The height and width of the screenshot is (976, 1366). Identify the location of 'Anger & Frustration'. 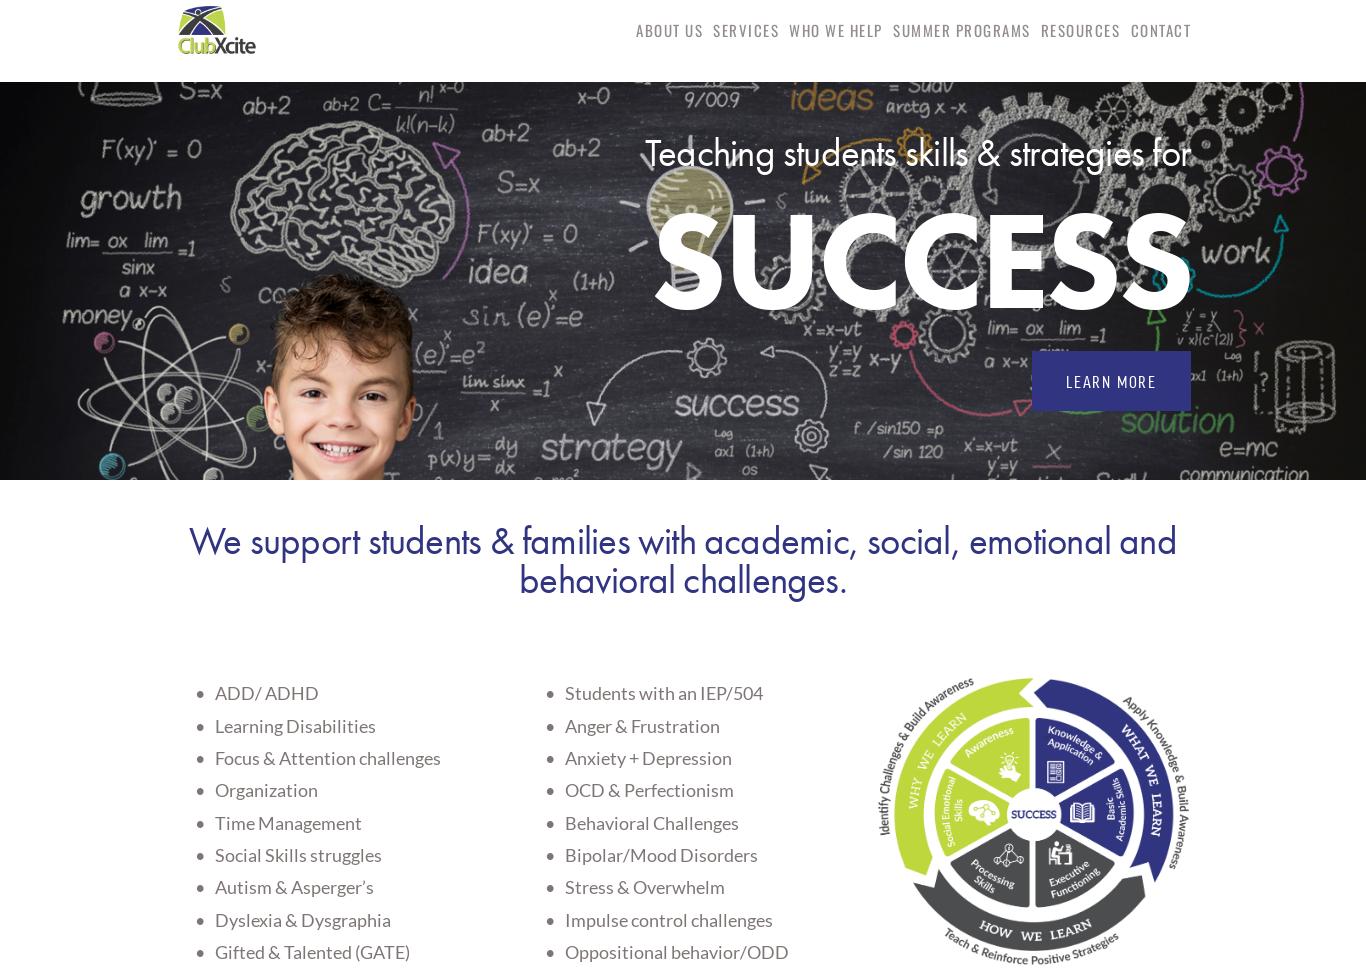
(641, 723).